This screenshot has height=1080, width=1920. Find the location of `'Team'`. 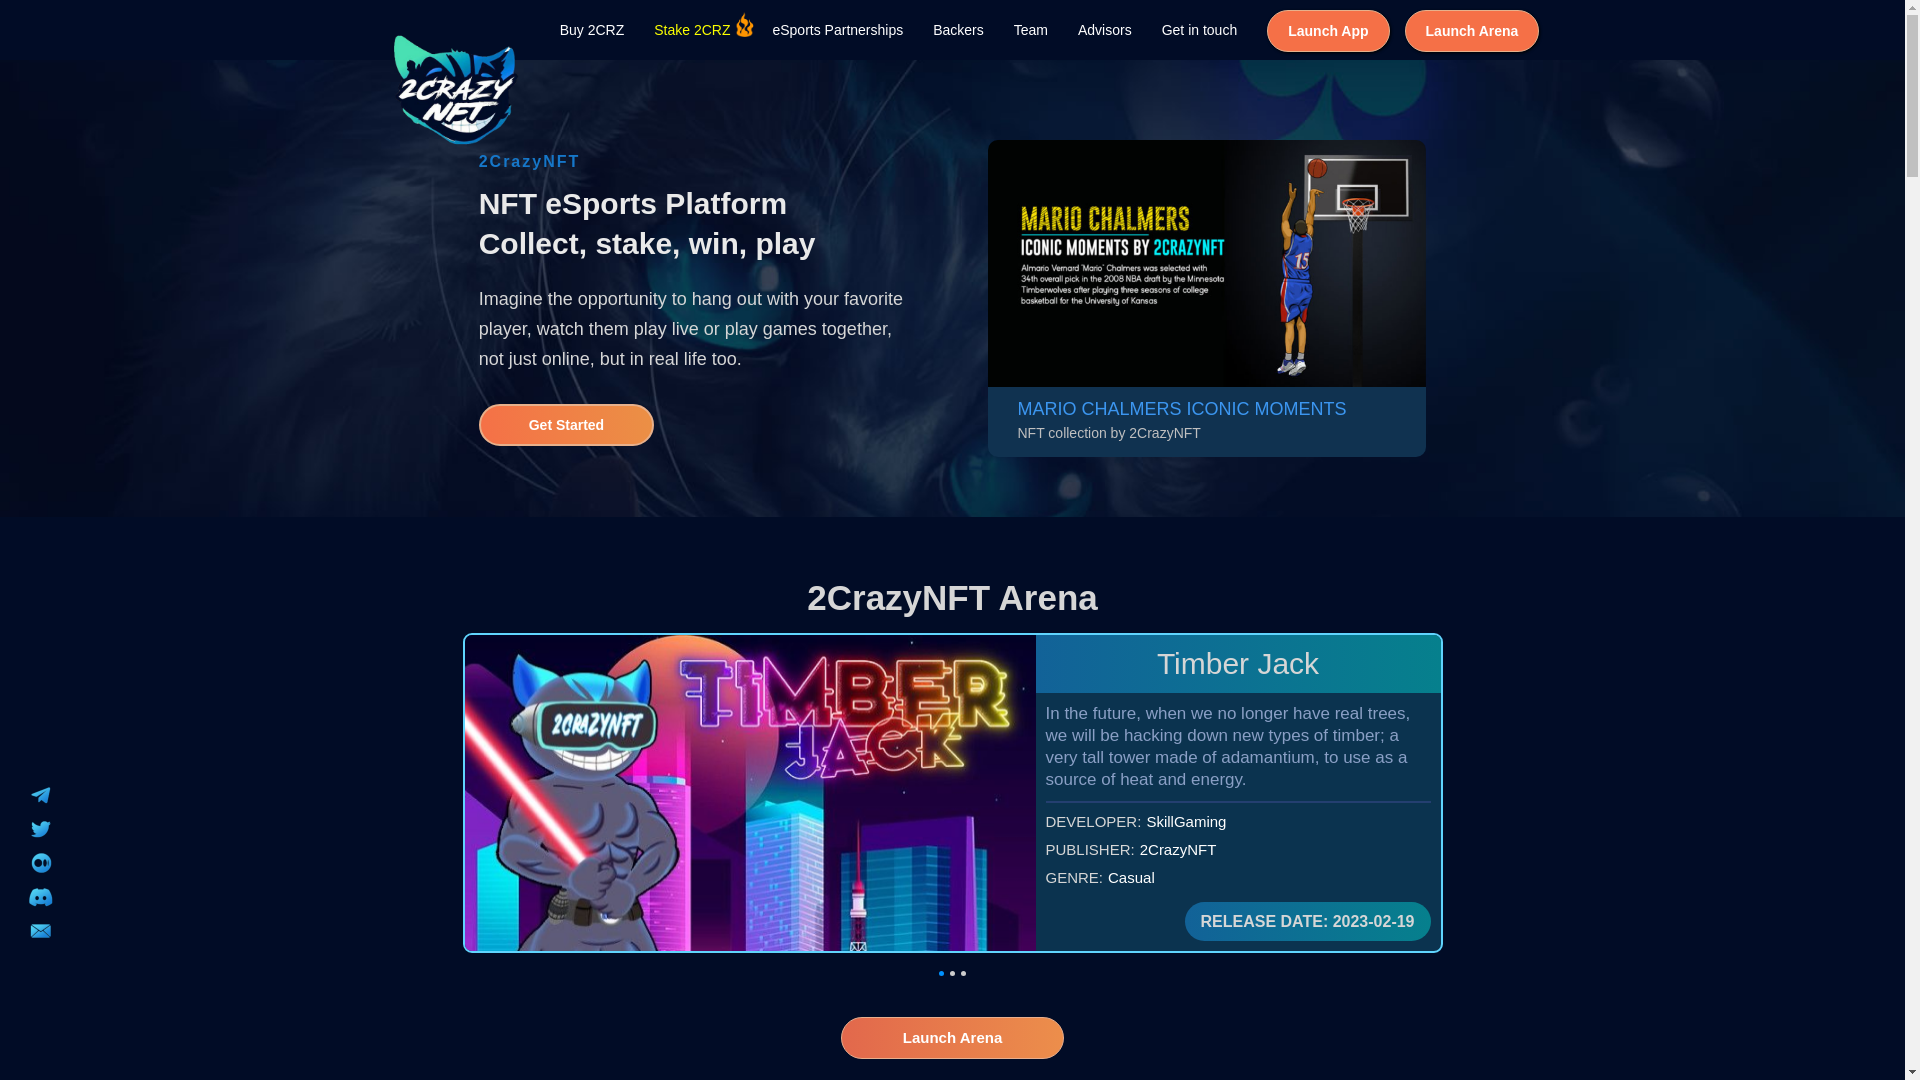

'Team' is located at coordinates (1031, 30).